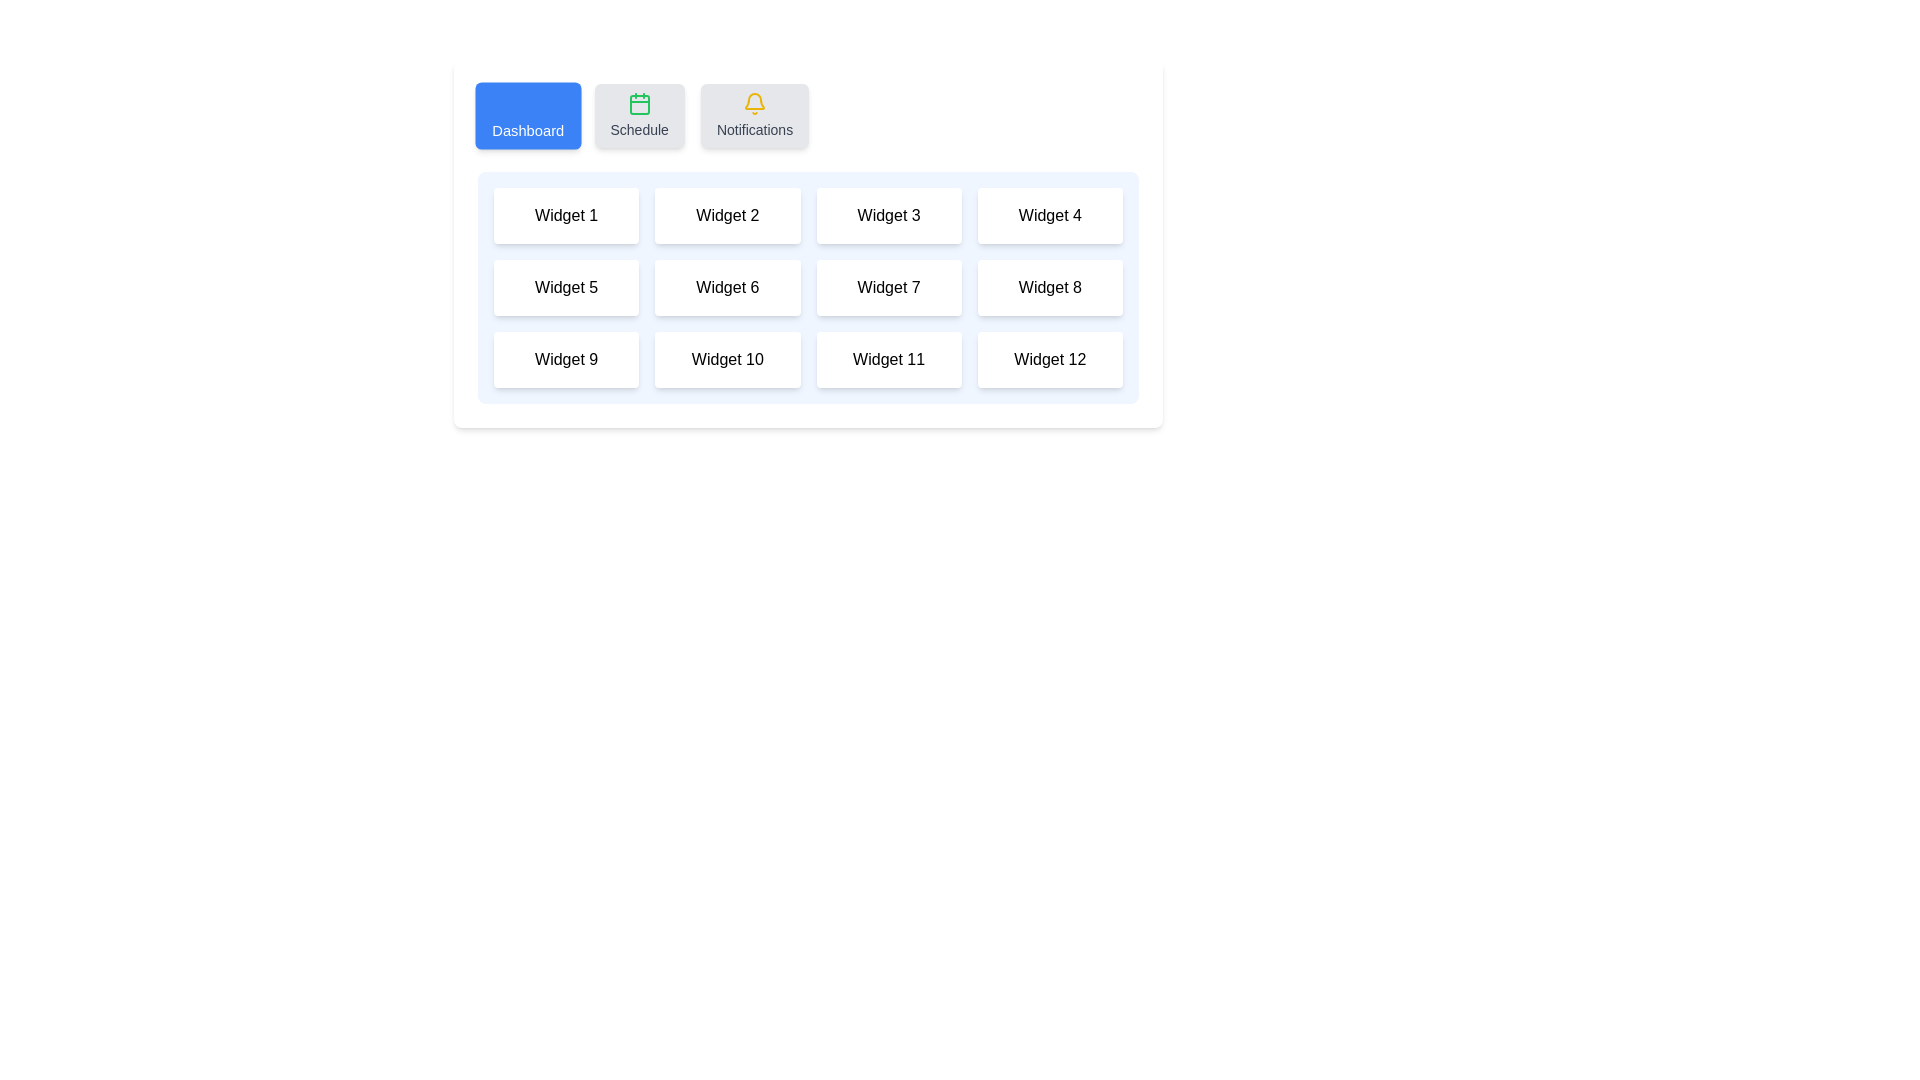 This screenshot has width=1920, height=1080. Describe the element at coordinates (528, 115) in the screenshot. I see `the tab labeled Dashboard to preview its appearance` at that location.